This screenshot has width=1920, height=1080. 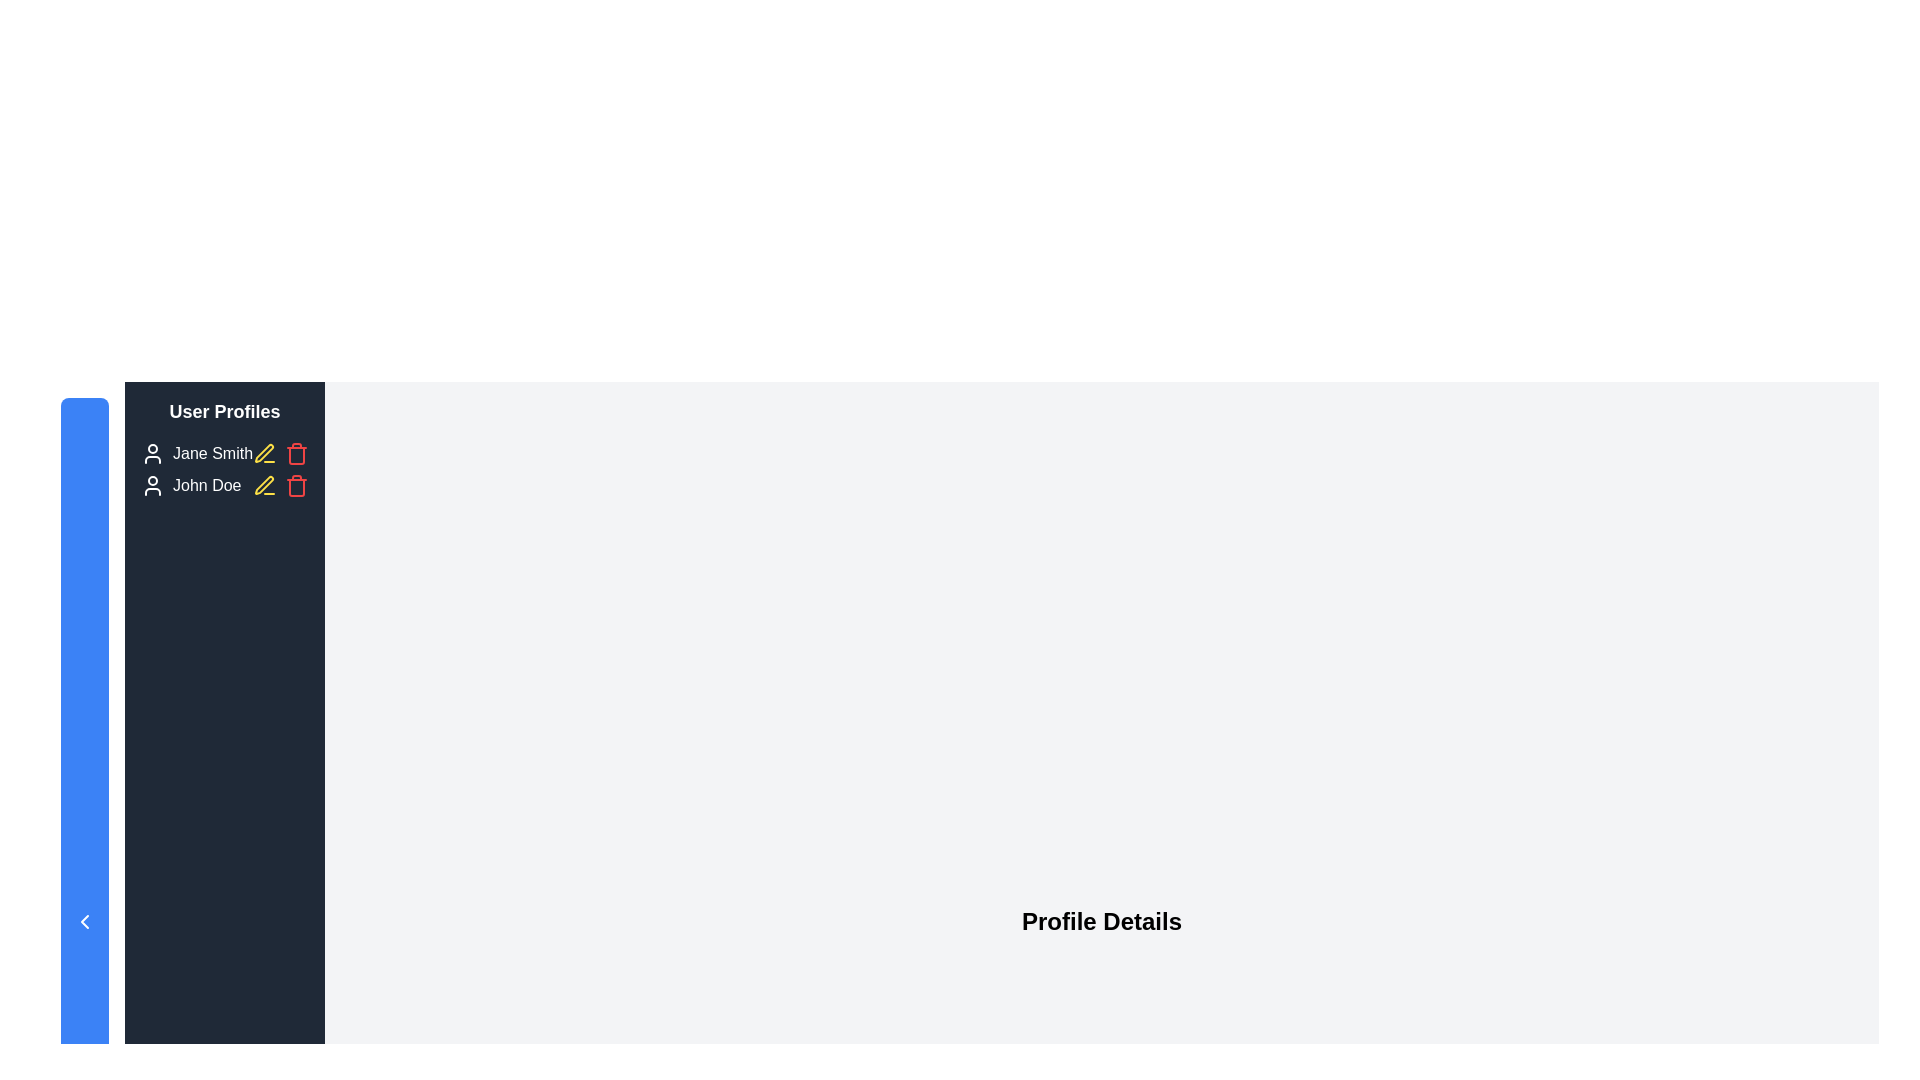 I want to click on the text label displaying 'Jane Smith', so click(x=225, y=454).